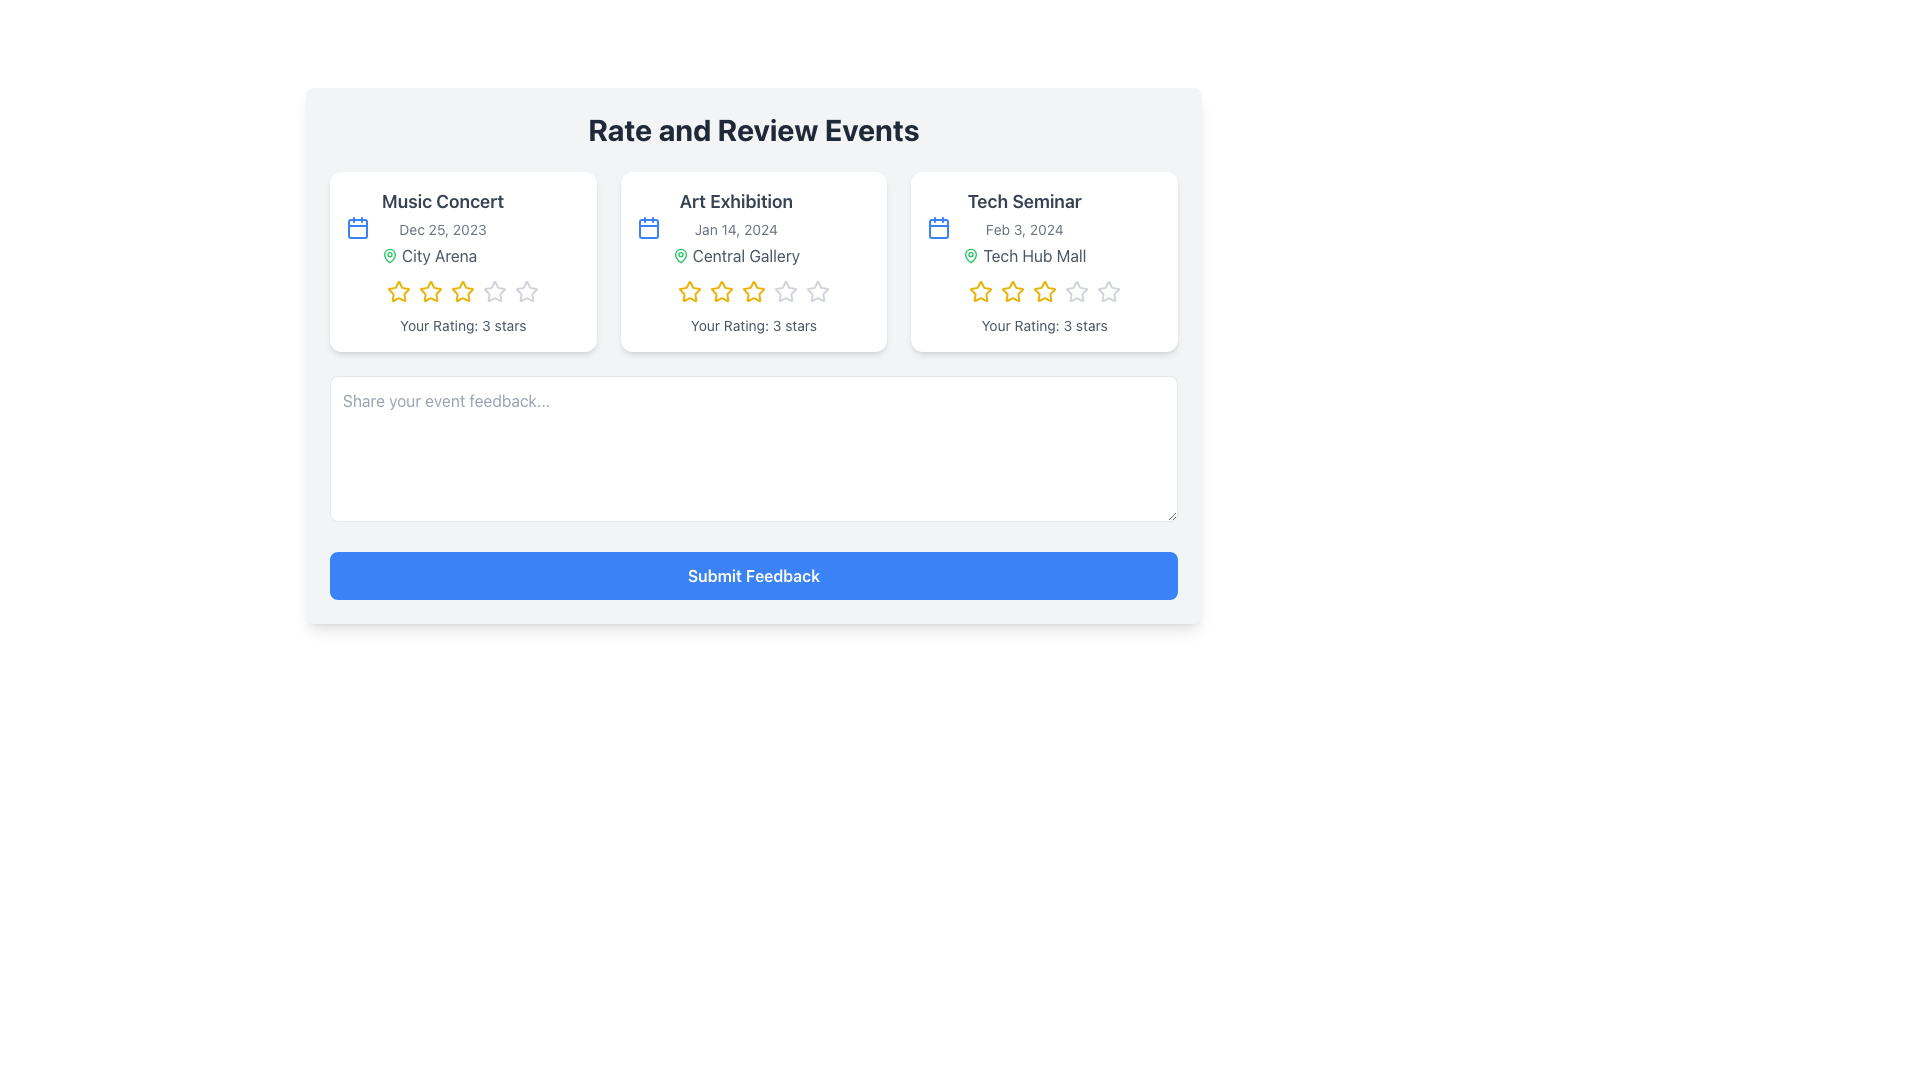  I want to click on the Text Label with Icon that displays the venue of the event located under the title 'Art Exhibition' and date 'Jan 14, 2024' in the middle card of a three-card layout, so click(734, 254).